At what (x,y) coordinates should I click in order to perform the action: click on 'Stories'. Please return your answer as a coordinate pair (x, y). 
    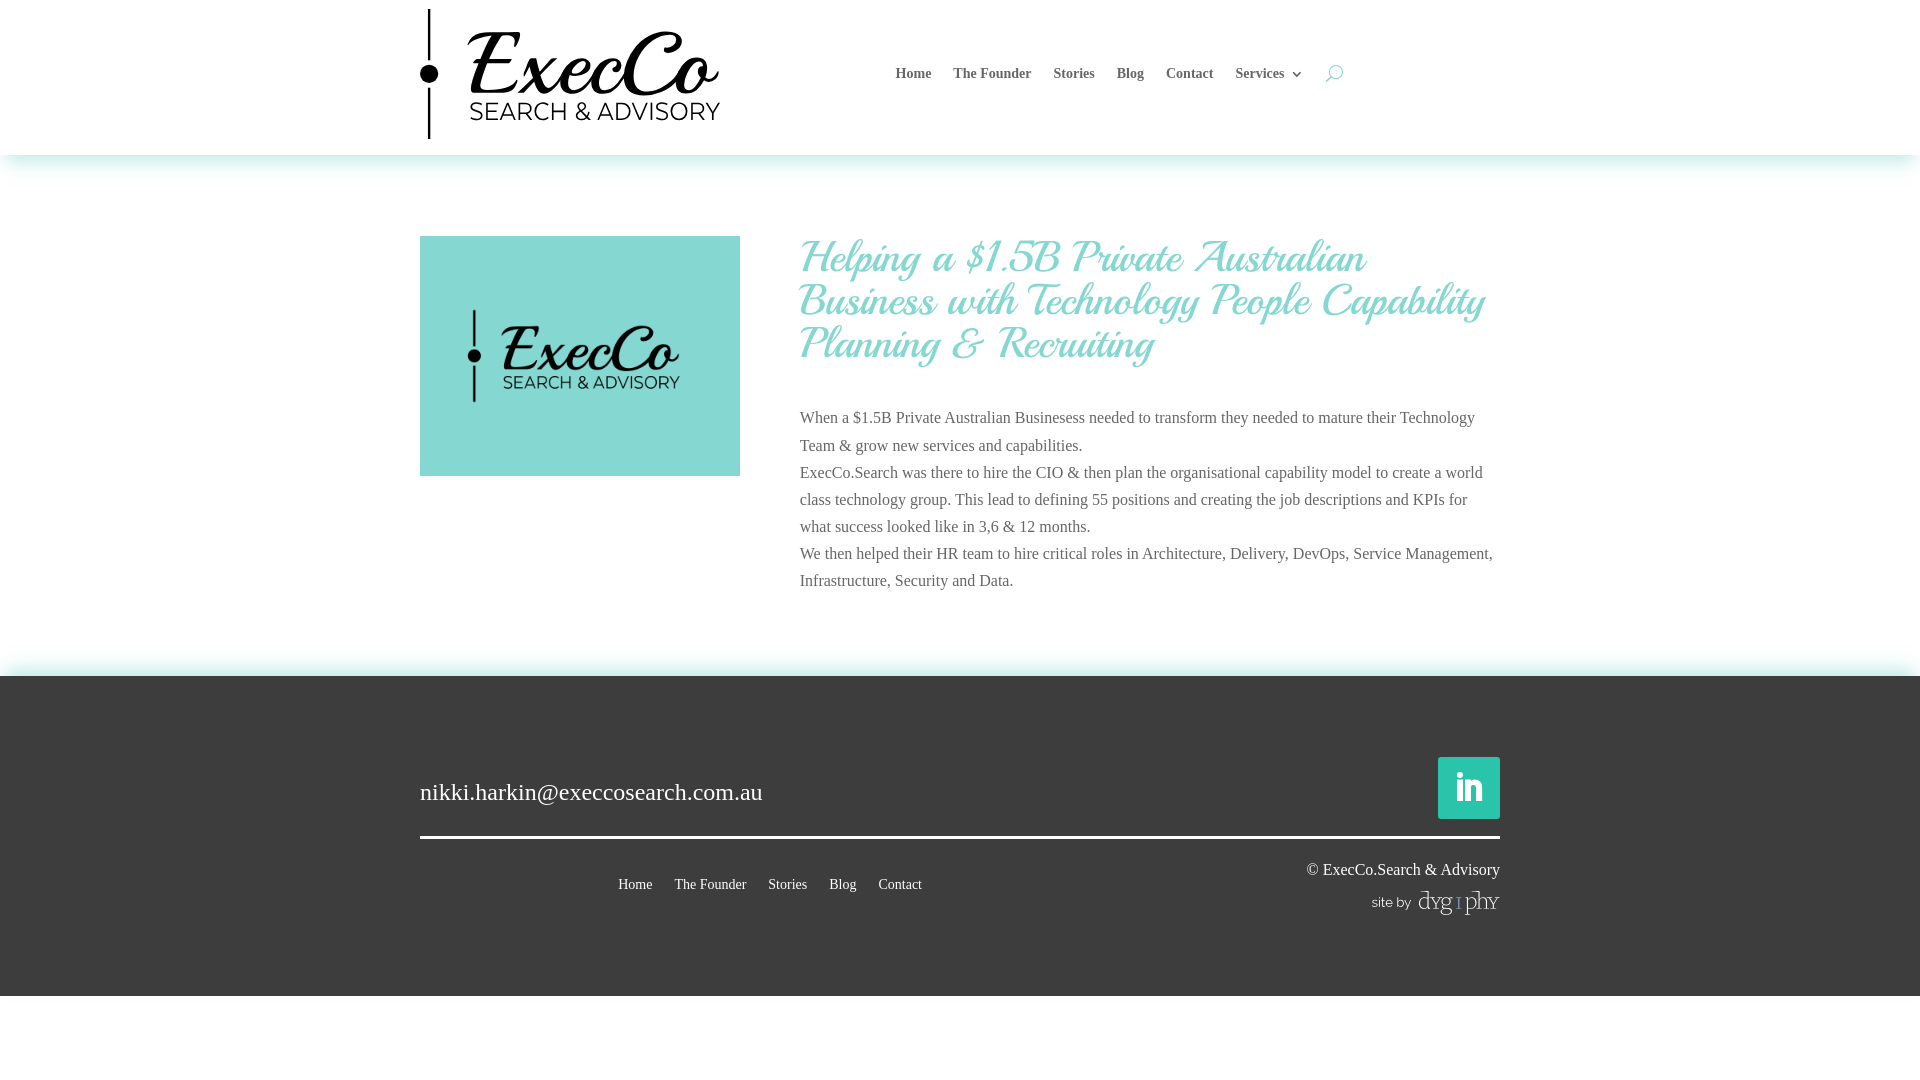
    Looking at the image, I should click on (786, 879).